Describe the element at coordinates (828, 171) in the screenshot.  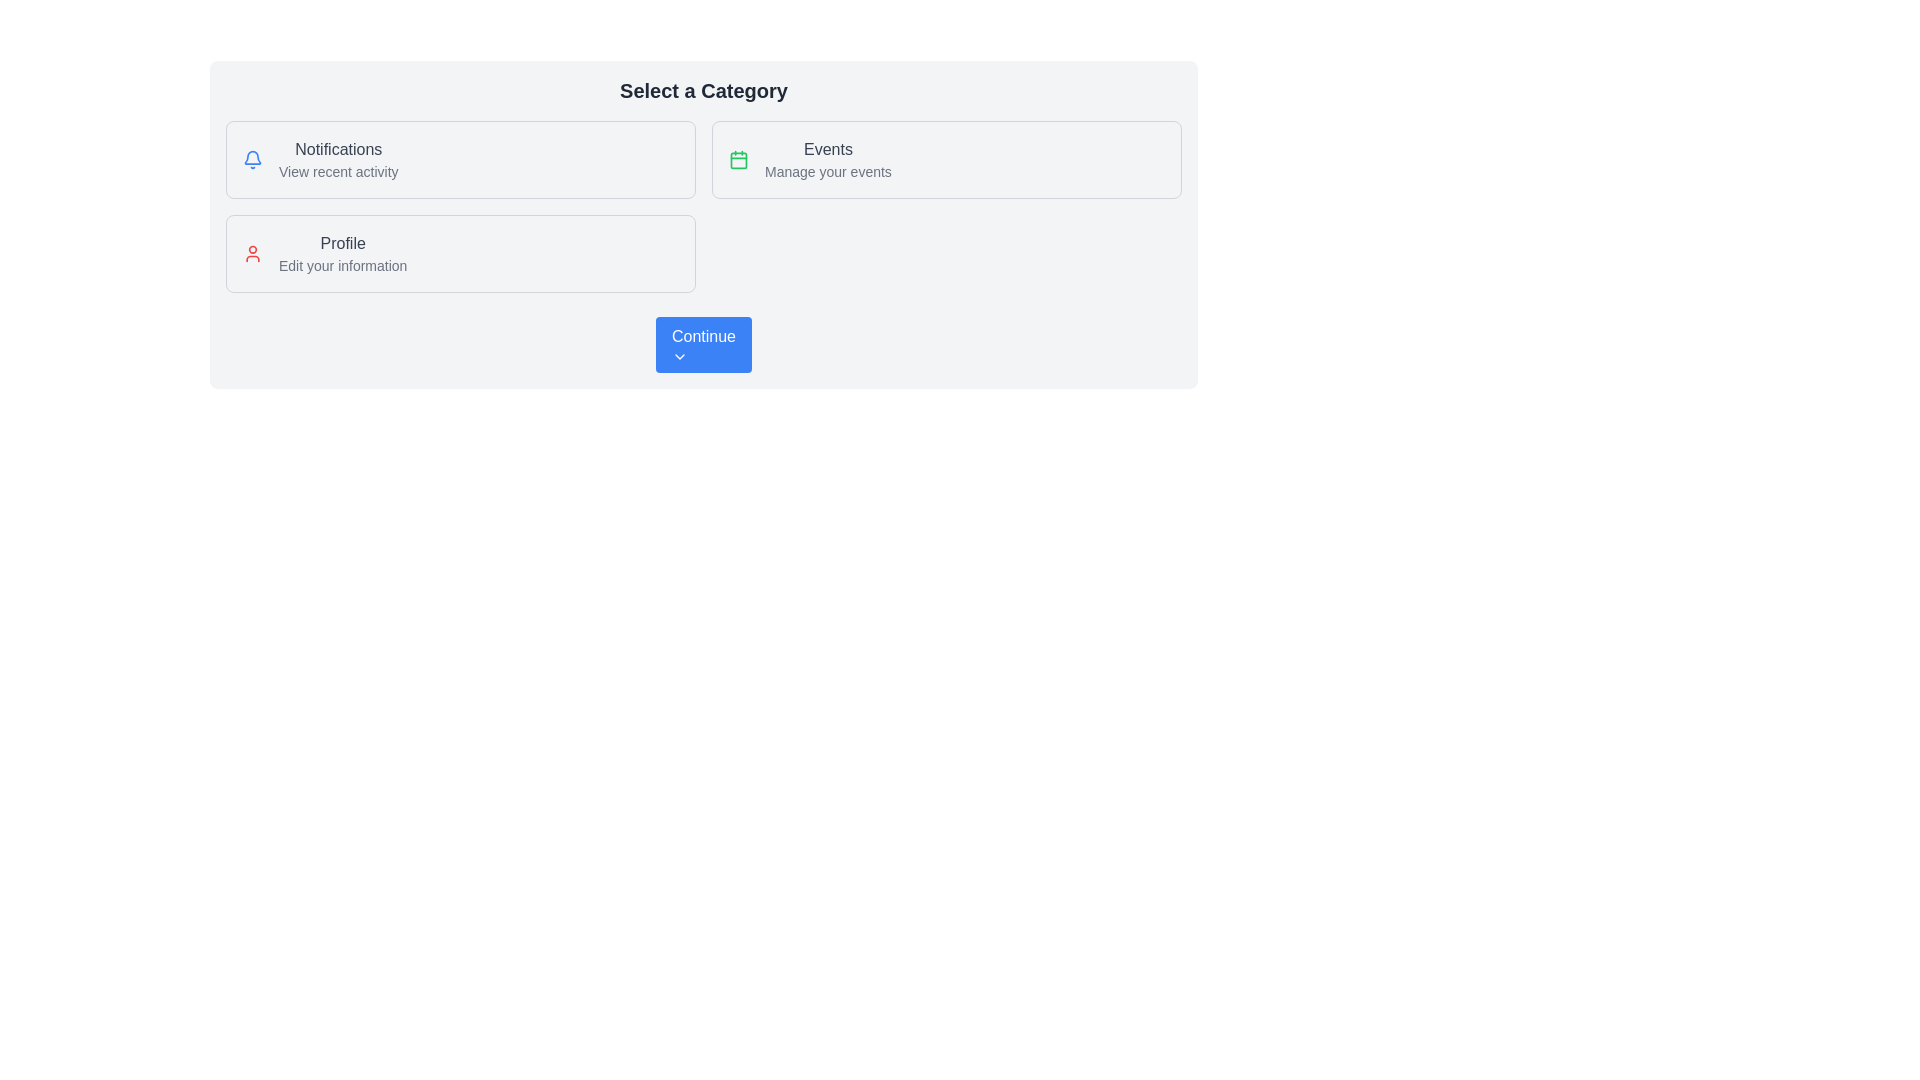
I see `the static text element that reads 'Manage your events', which is styled in a smaller gray font and serves as a subordinate subtitle to the 'Events' title in the right-hand card of the interface` at that location.